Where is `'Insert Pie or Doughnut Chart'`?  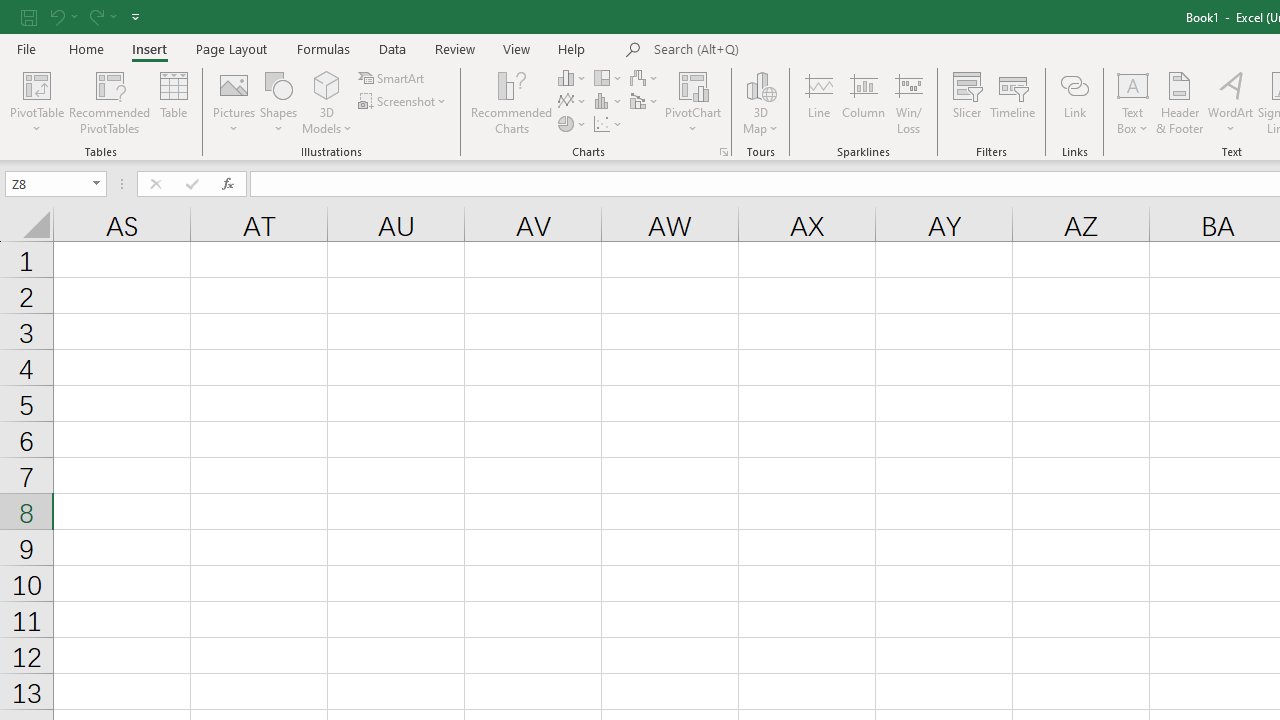 'Insert Pie or Doughnut Chart' is located at coordinates (572, 124).